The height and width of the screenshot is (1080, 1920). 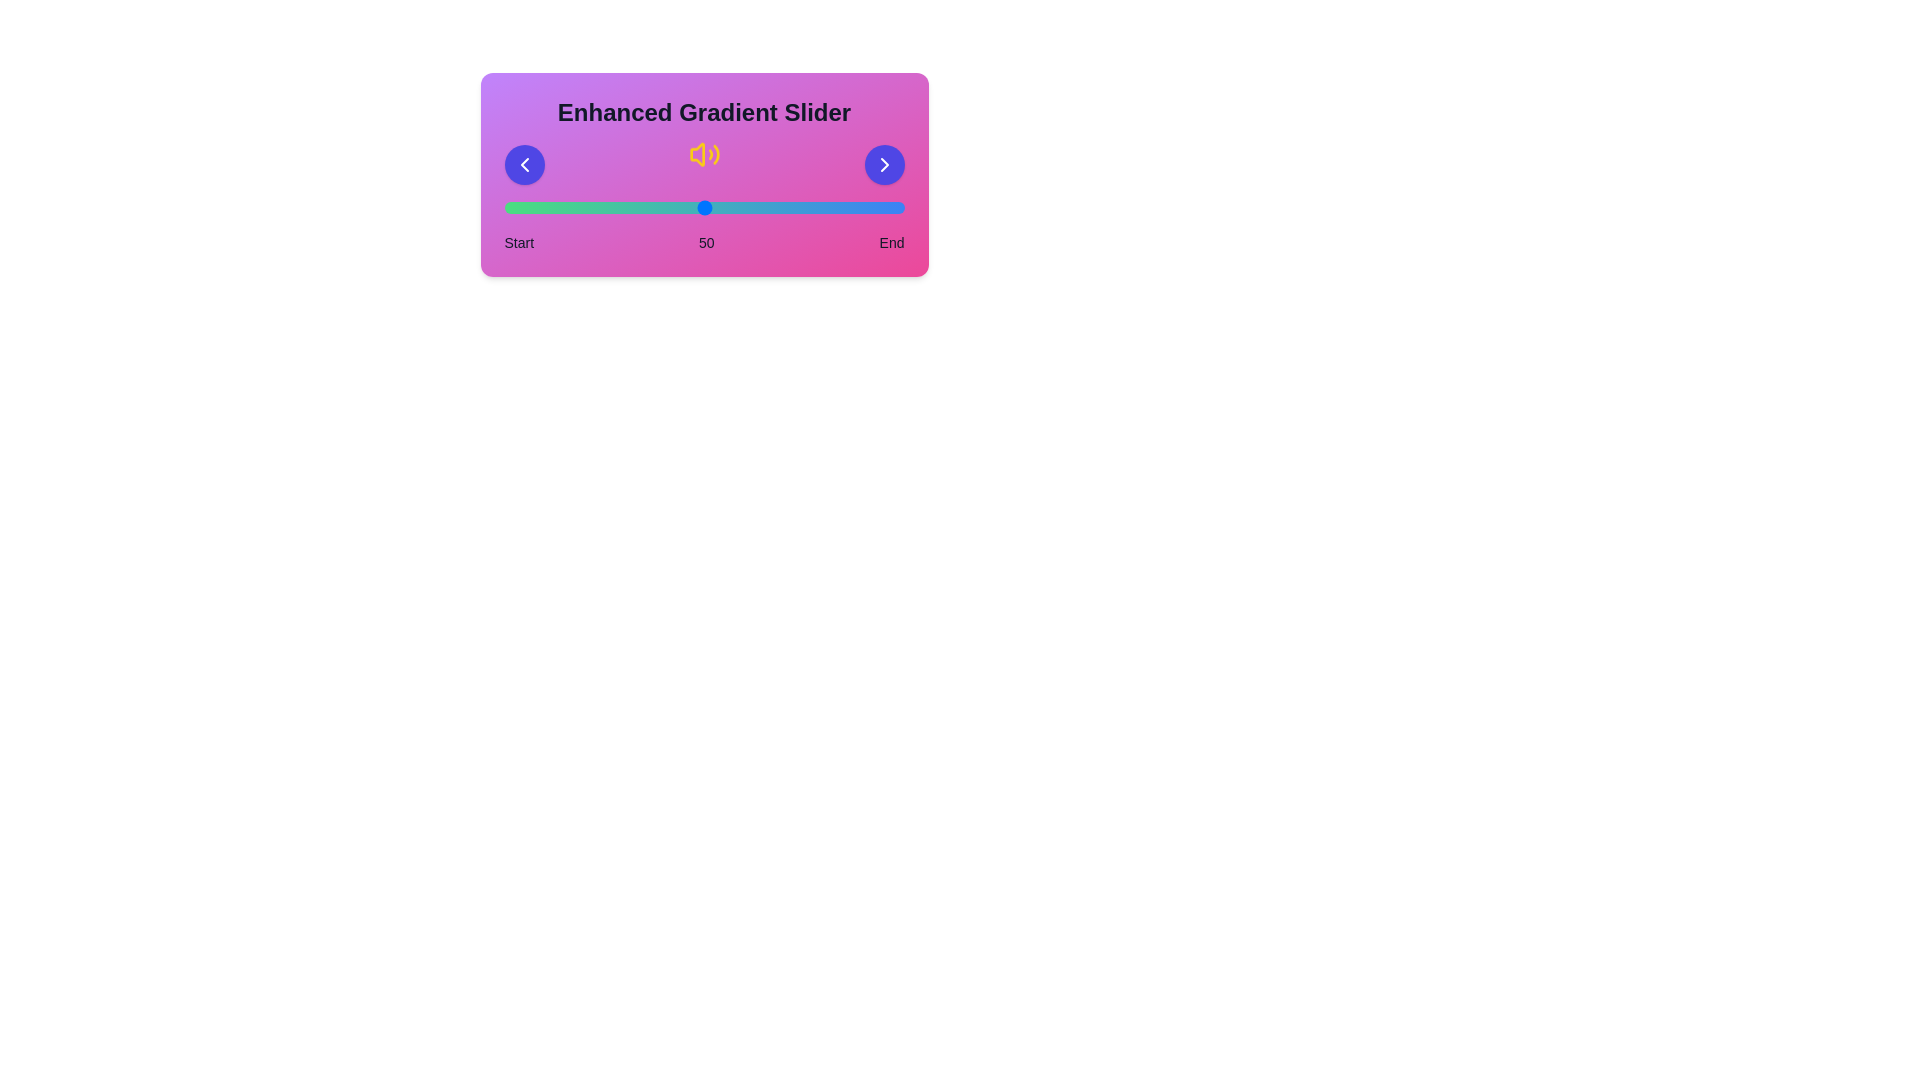 I want to click on the slider to the value 15, so click(x=563, y=208).